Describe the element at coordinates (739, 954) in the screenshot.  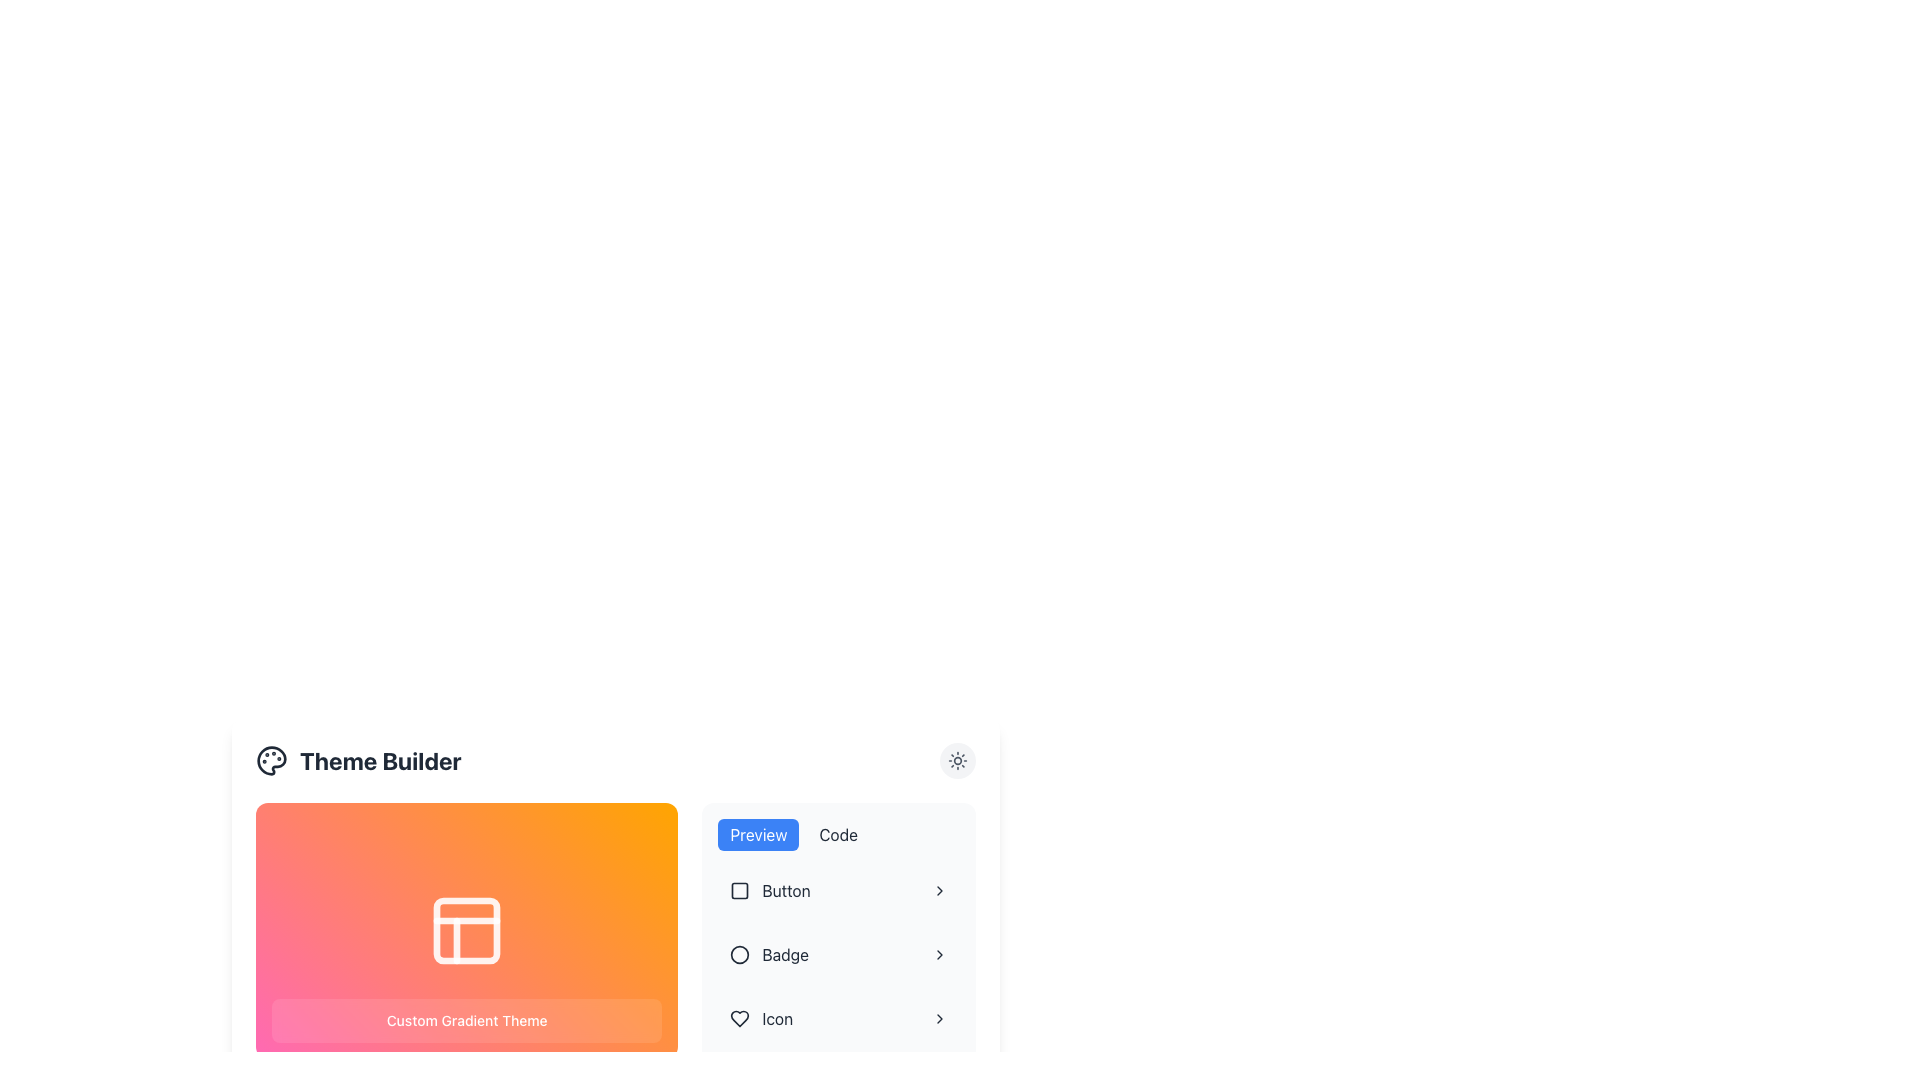
I see `the circular icon with a hollow center next to the text 'Badge' in the menu interface` at that location.